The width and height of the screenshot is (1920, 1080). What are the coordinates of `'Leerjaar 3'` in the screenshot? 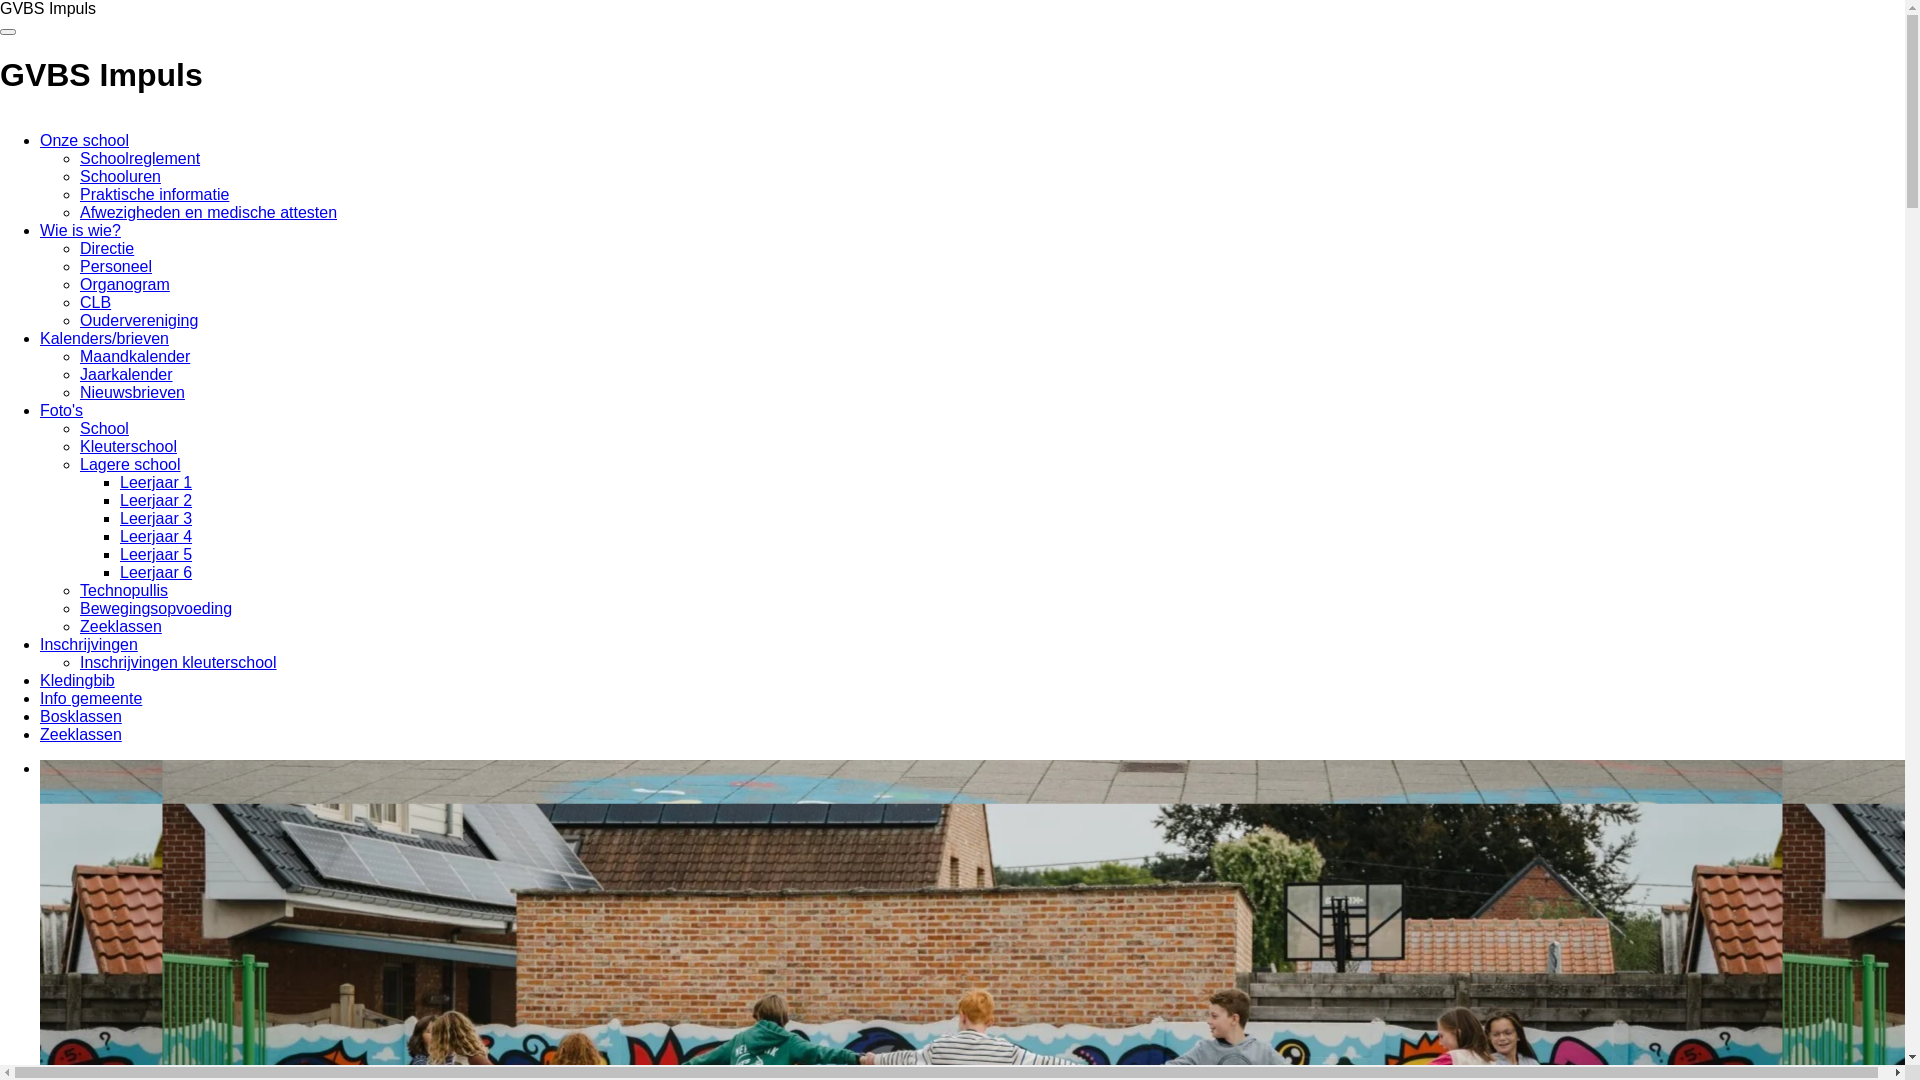 It's located at (155, 517).